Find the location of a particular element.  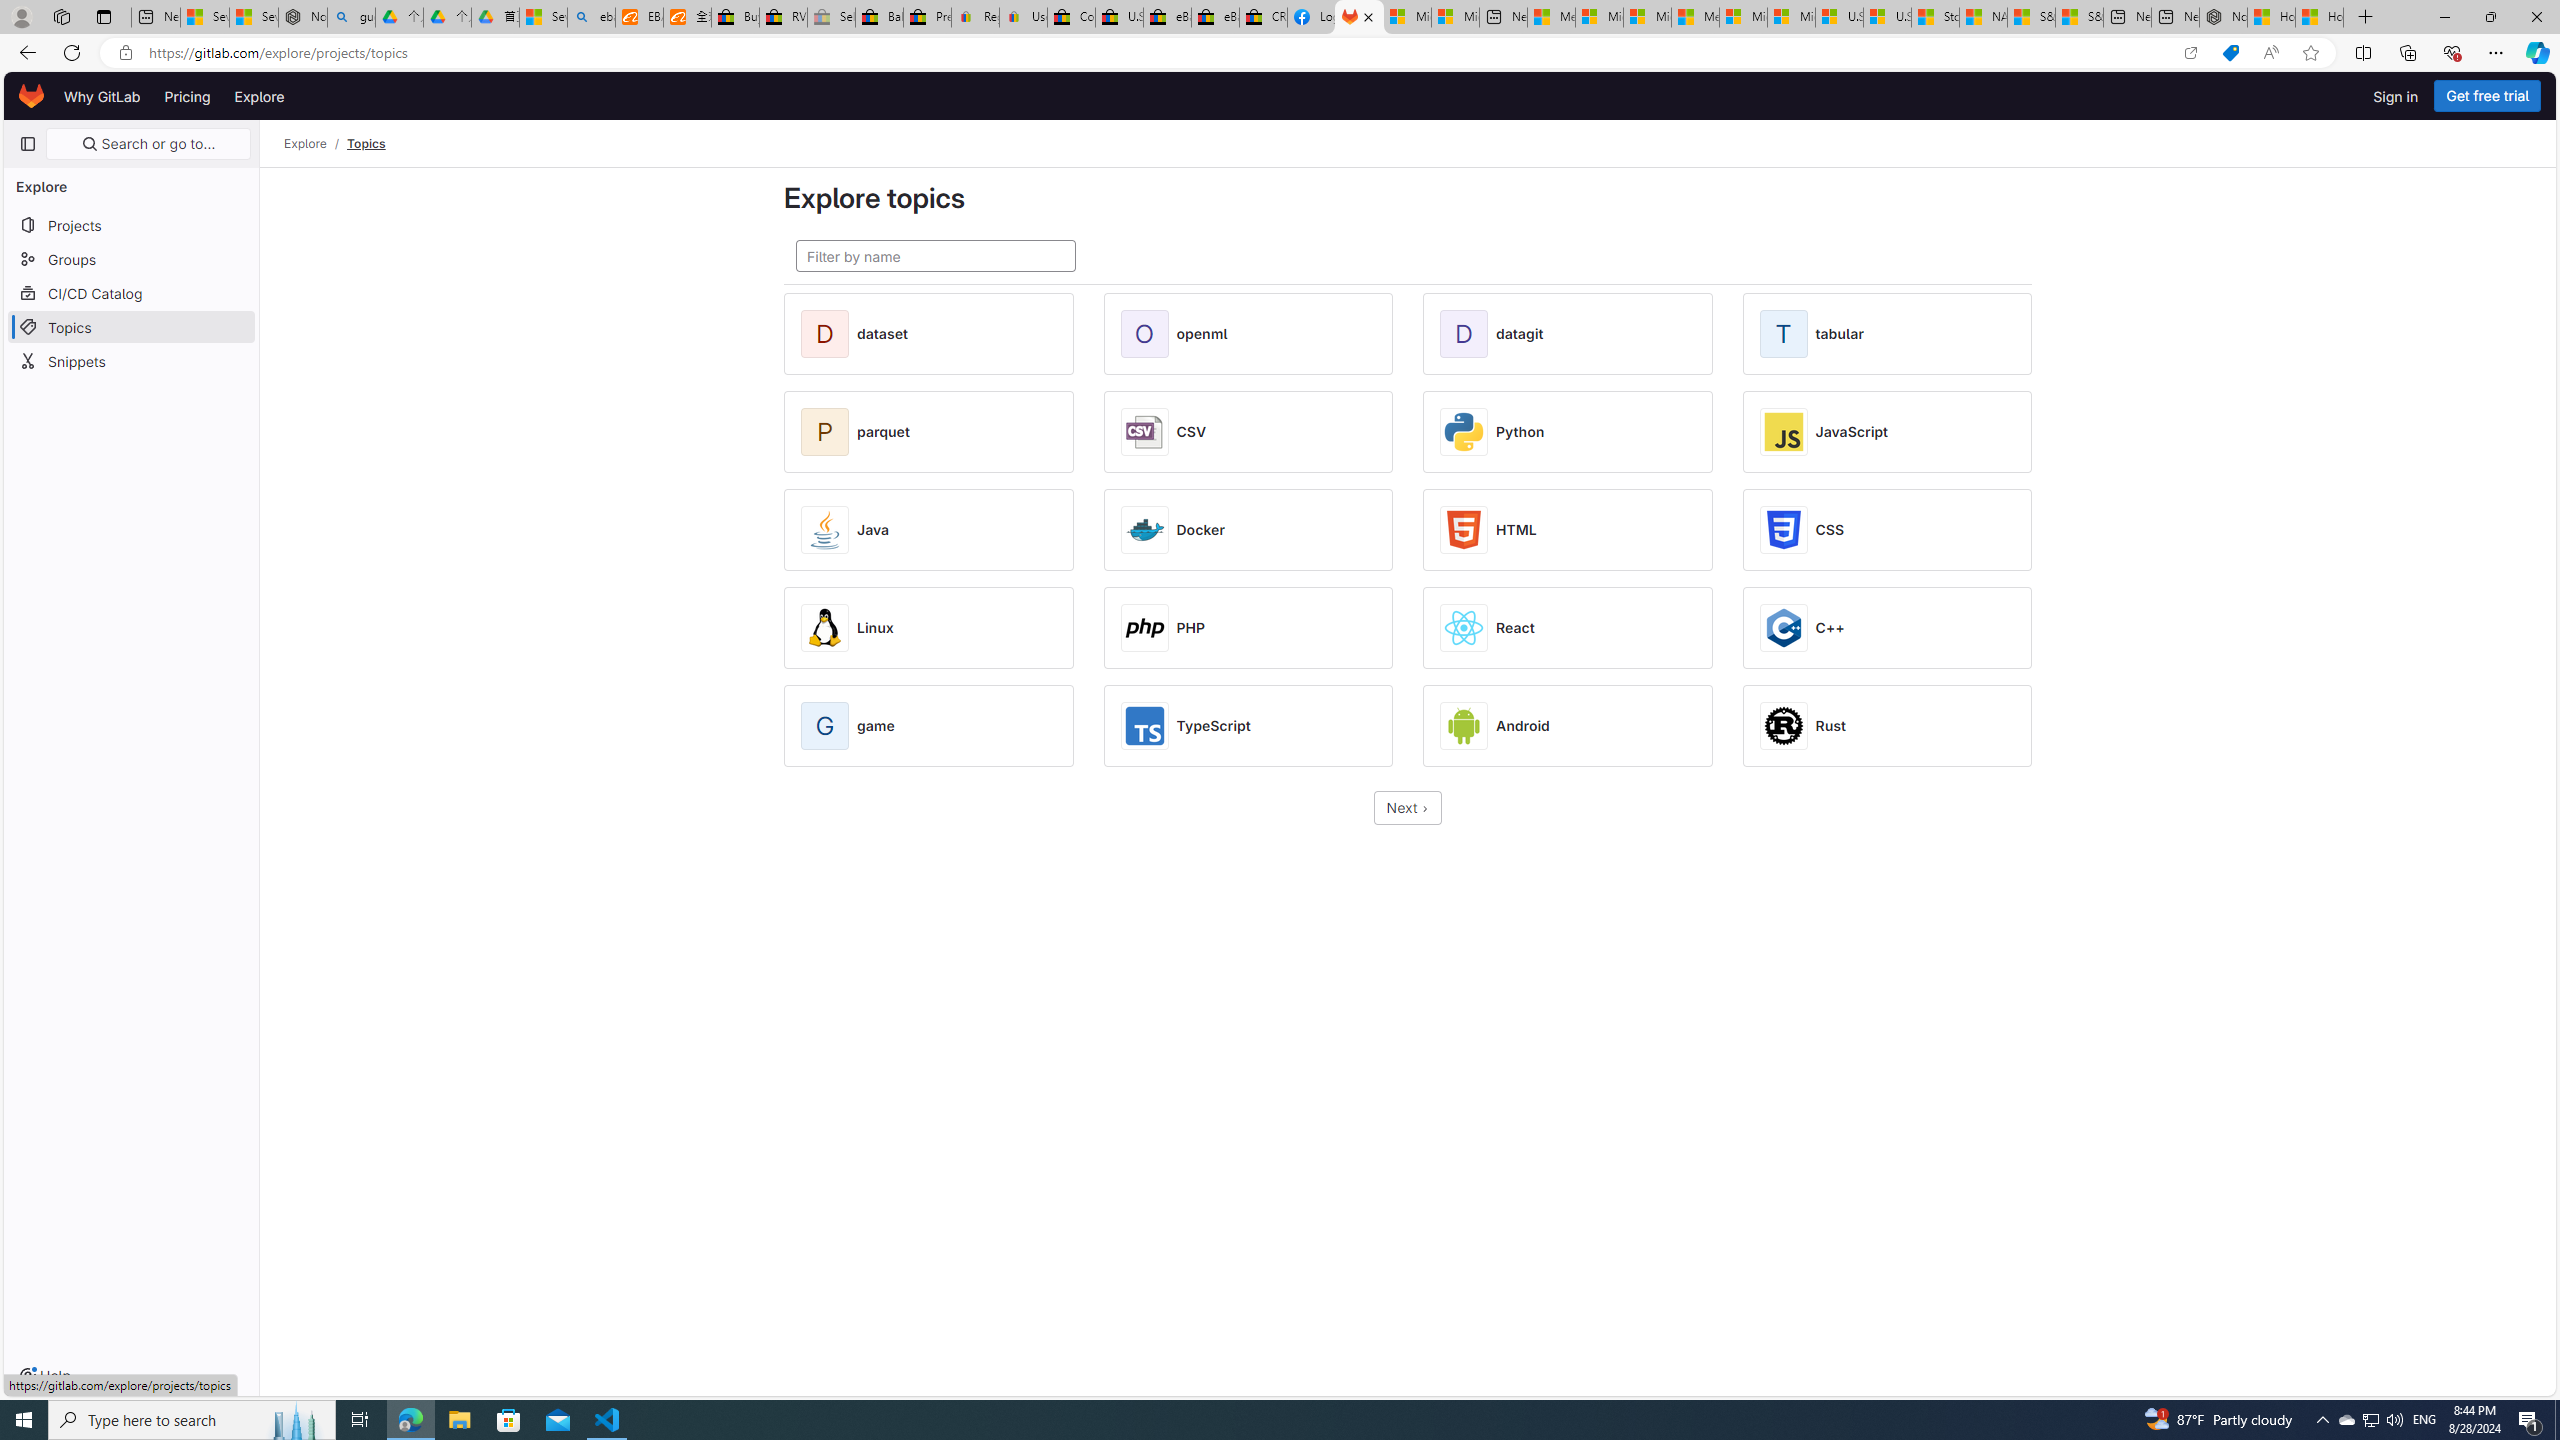

'Homepage' is located at coordinates (32, 95).